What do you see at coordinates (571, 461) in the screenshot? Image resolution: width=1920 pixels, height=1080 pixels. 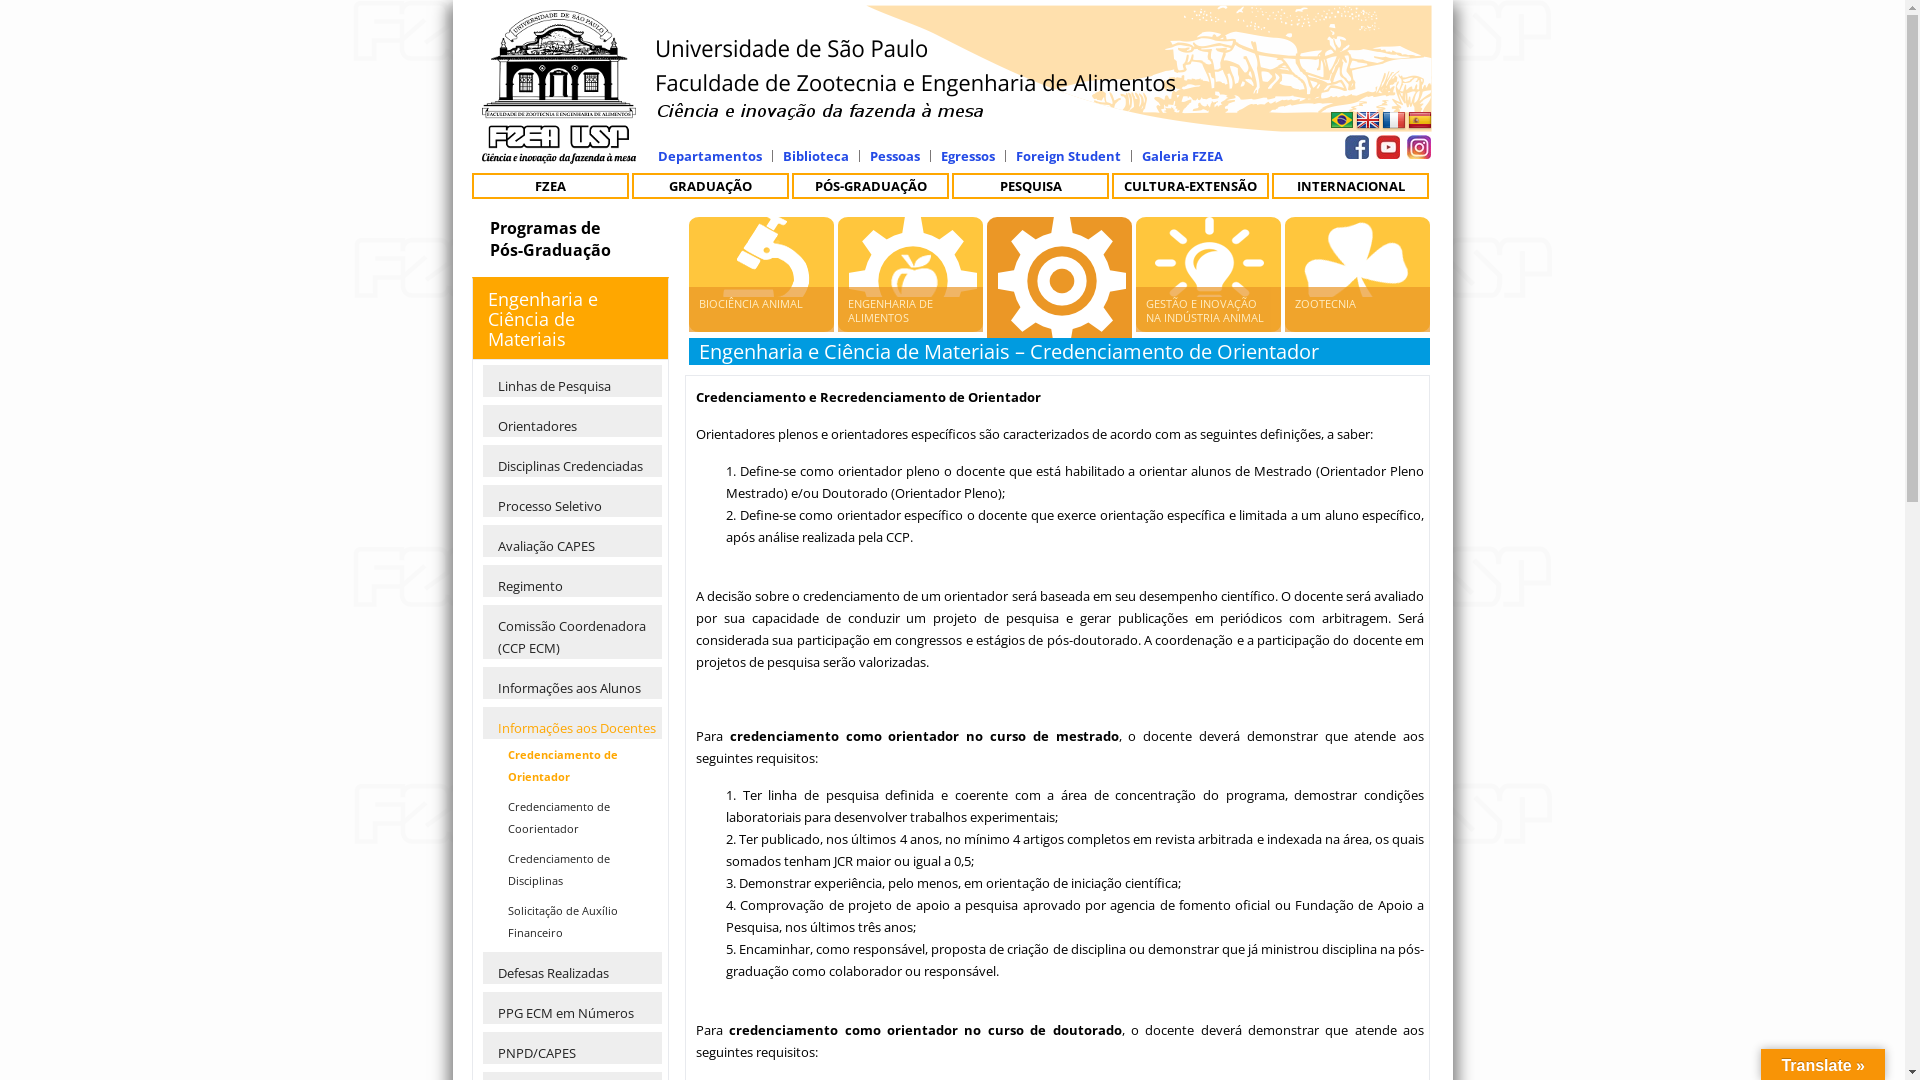 I see `'Disciplinas Credenciadas'` at bounding box center [571, 461].